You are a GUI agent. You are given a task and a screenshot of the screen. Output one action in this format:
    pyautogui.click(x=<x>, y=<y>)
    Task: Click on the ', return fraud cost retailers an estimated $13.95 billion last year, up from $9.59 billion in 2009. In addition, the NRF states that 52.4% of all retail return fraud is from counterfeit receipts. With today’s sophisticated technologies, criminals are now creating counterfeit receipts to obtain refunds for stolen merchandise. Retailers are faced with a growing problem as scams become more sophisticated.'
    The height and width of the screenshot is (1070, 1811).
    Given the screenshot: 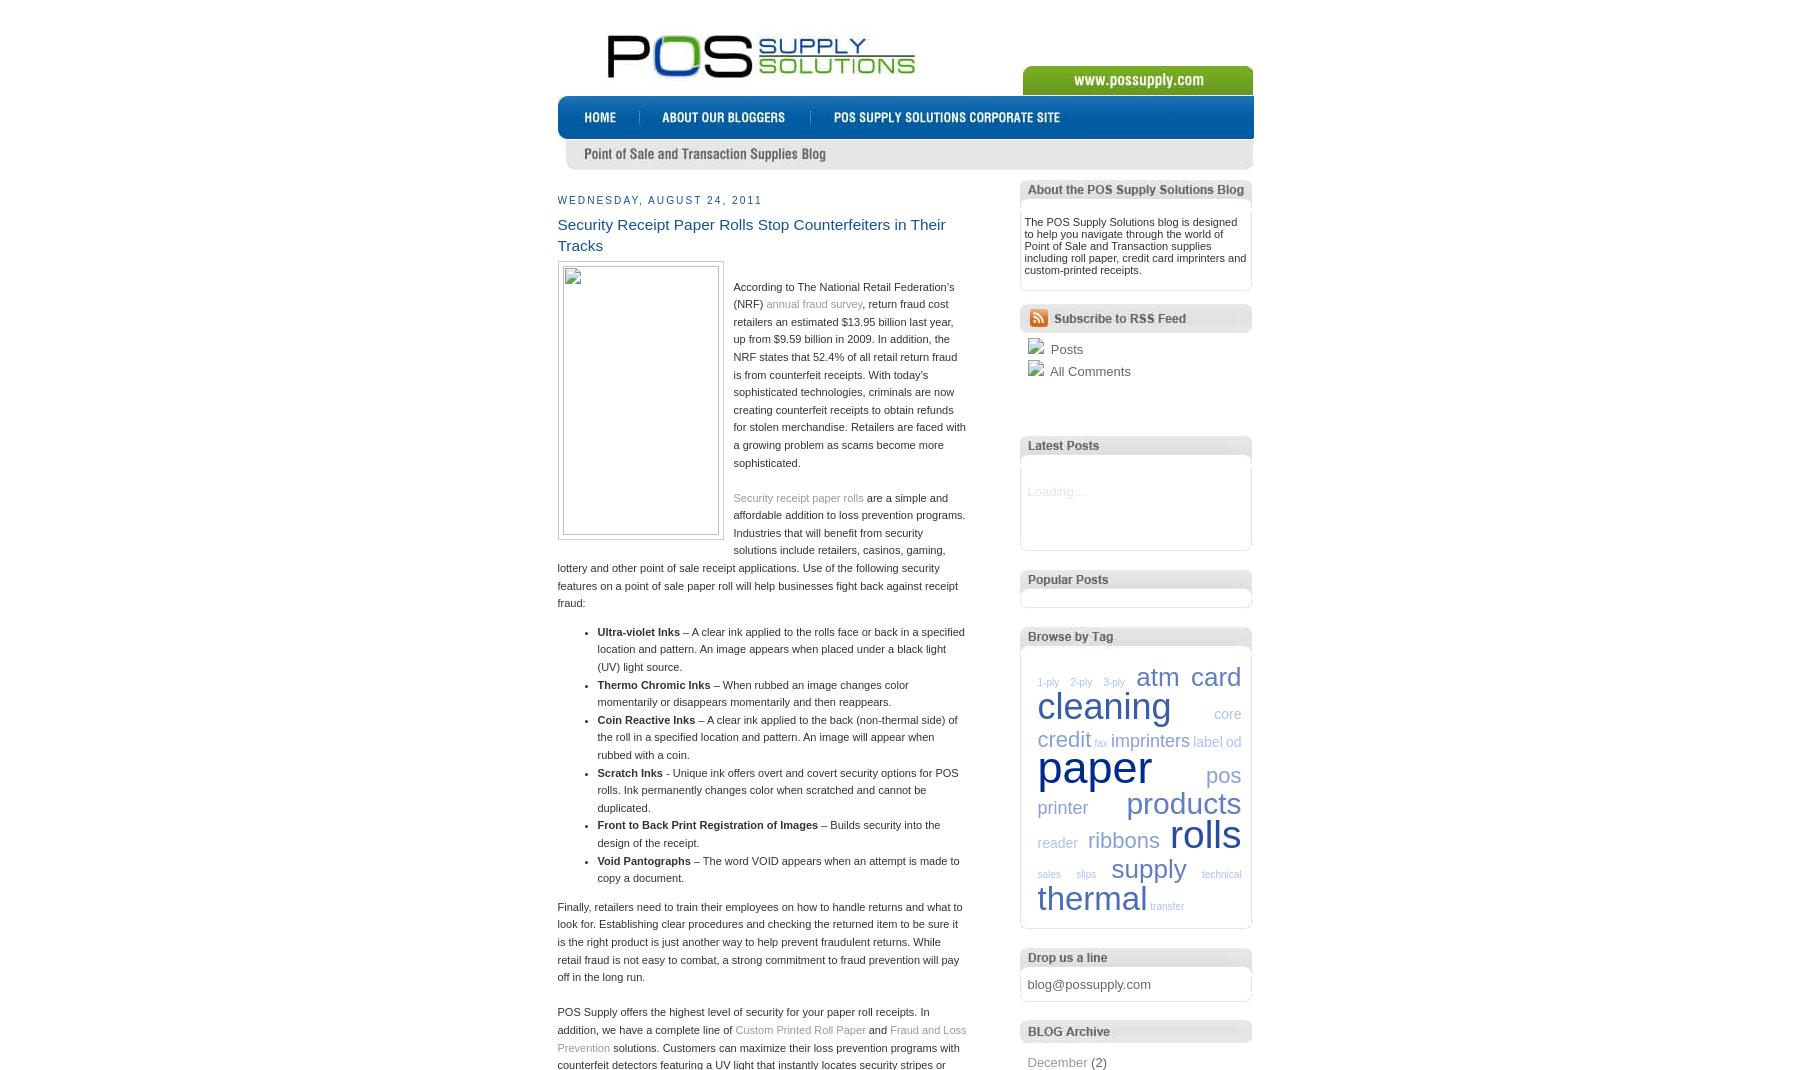 What is the action you would take?
    pyautogui.click(x=848, y=381)
    